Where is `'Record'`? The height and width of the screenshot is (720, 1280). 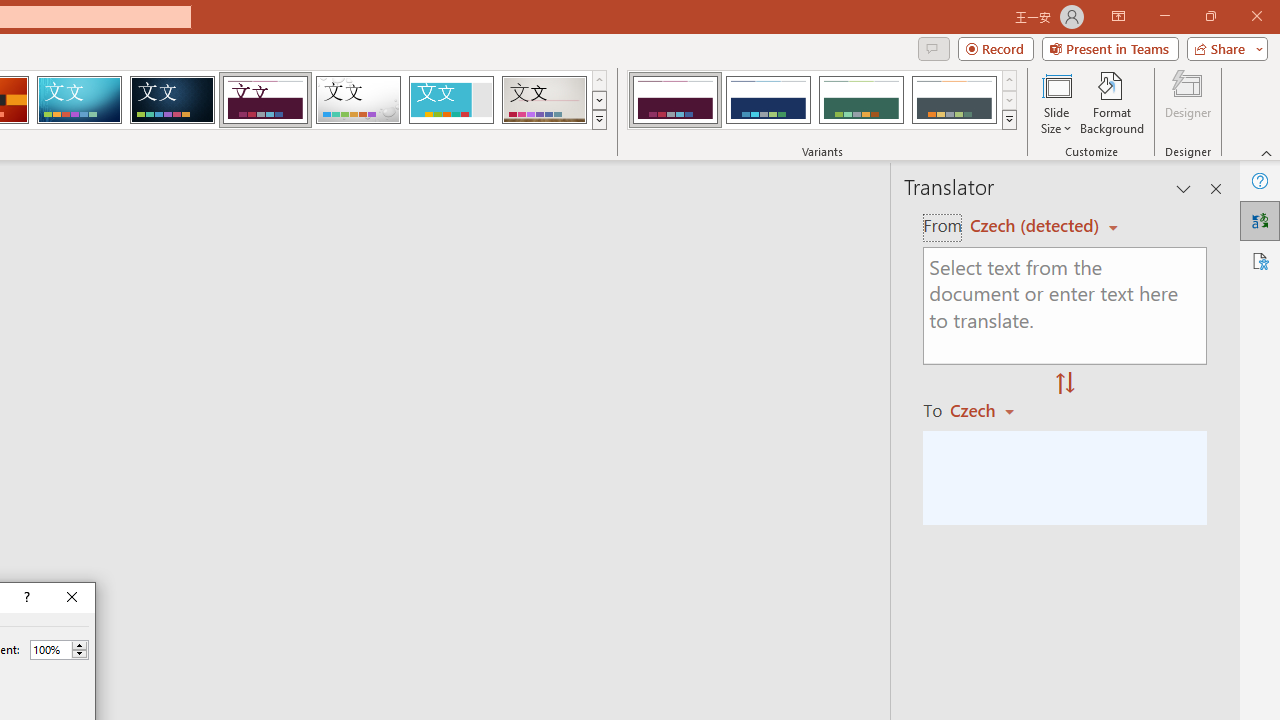 'Record' is located at coordinates (995, 47).